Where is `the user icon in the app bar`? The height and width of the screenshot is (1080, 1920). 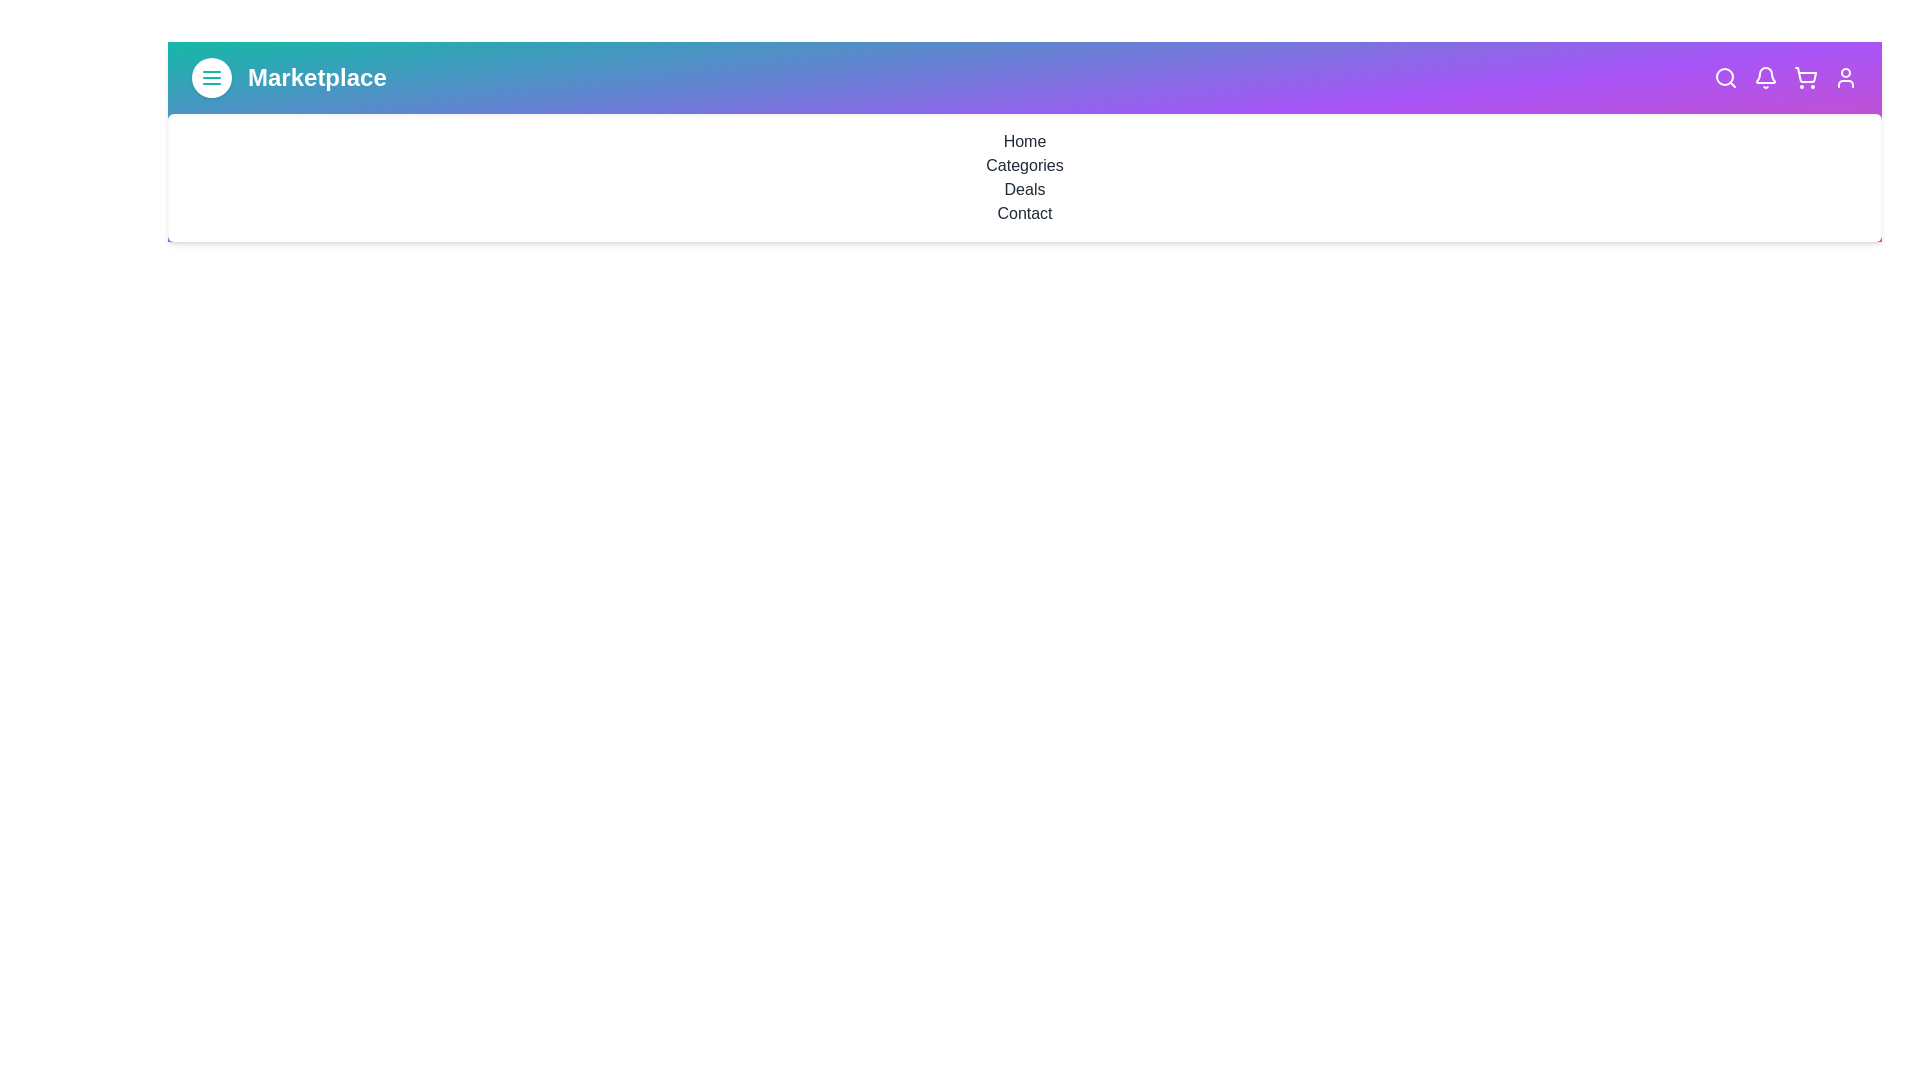
the user icon in the app bar is located at coordinates (1845, 76).